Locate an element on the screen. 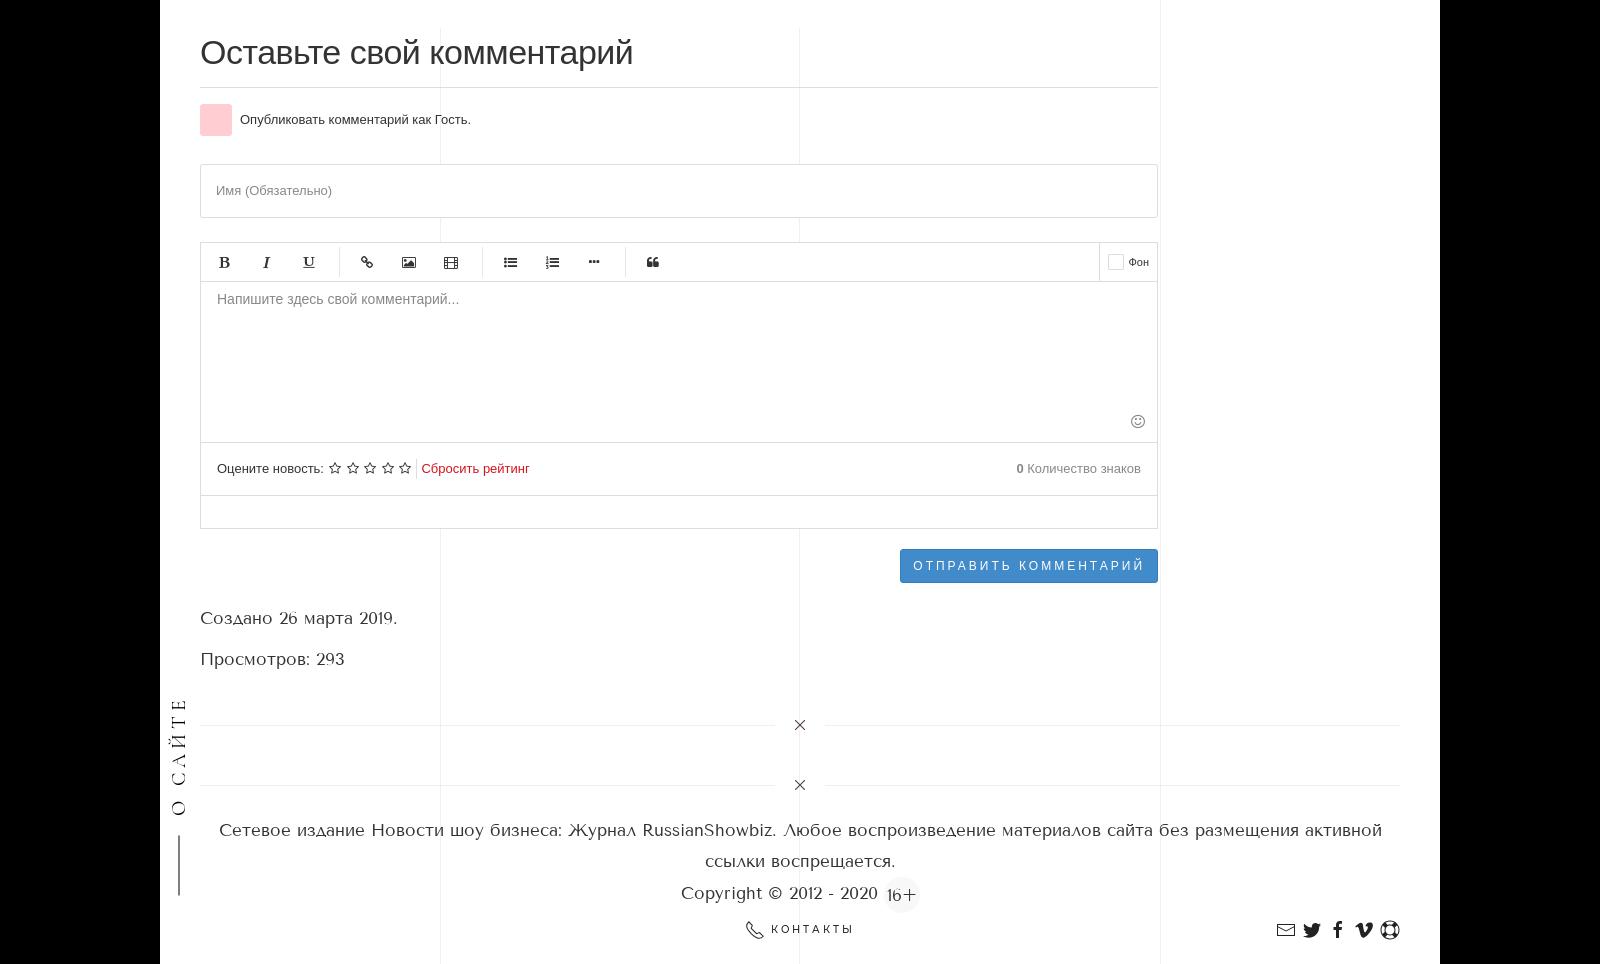 This screenshot has height=964, width=1600. '@cannahempx' is located at coordinates (252, 236).